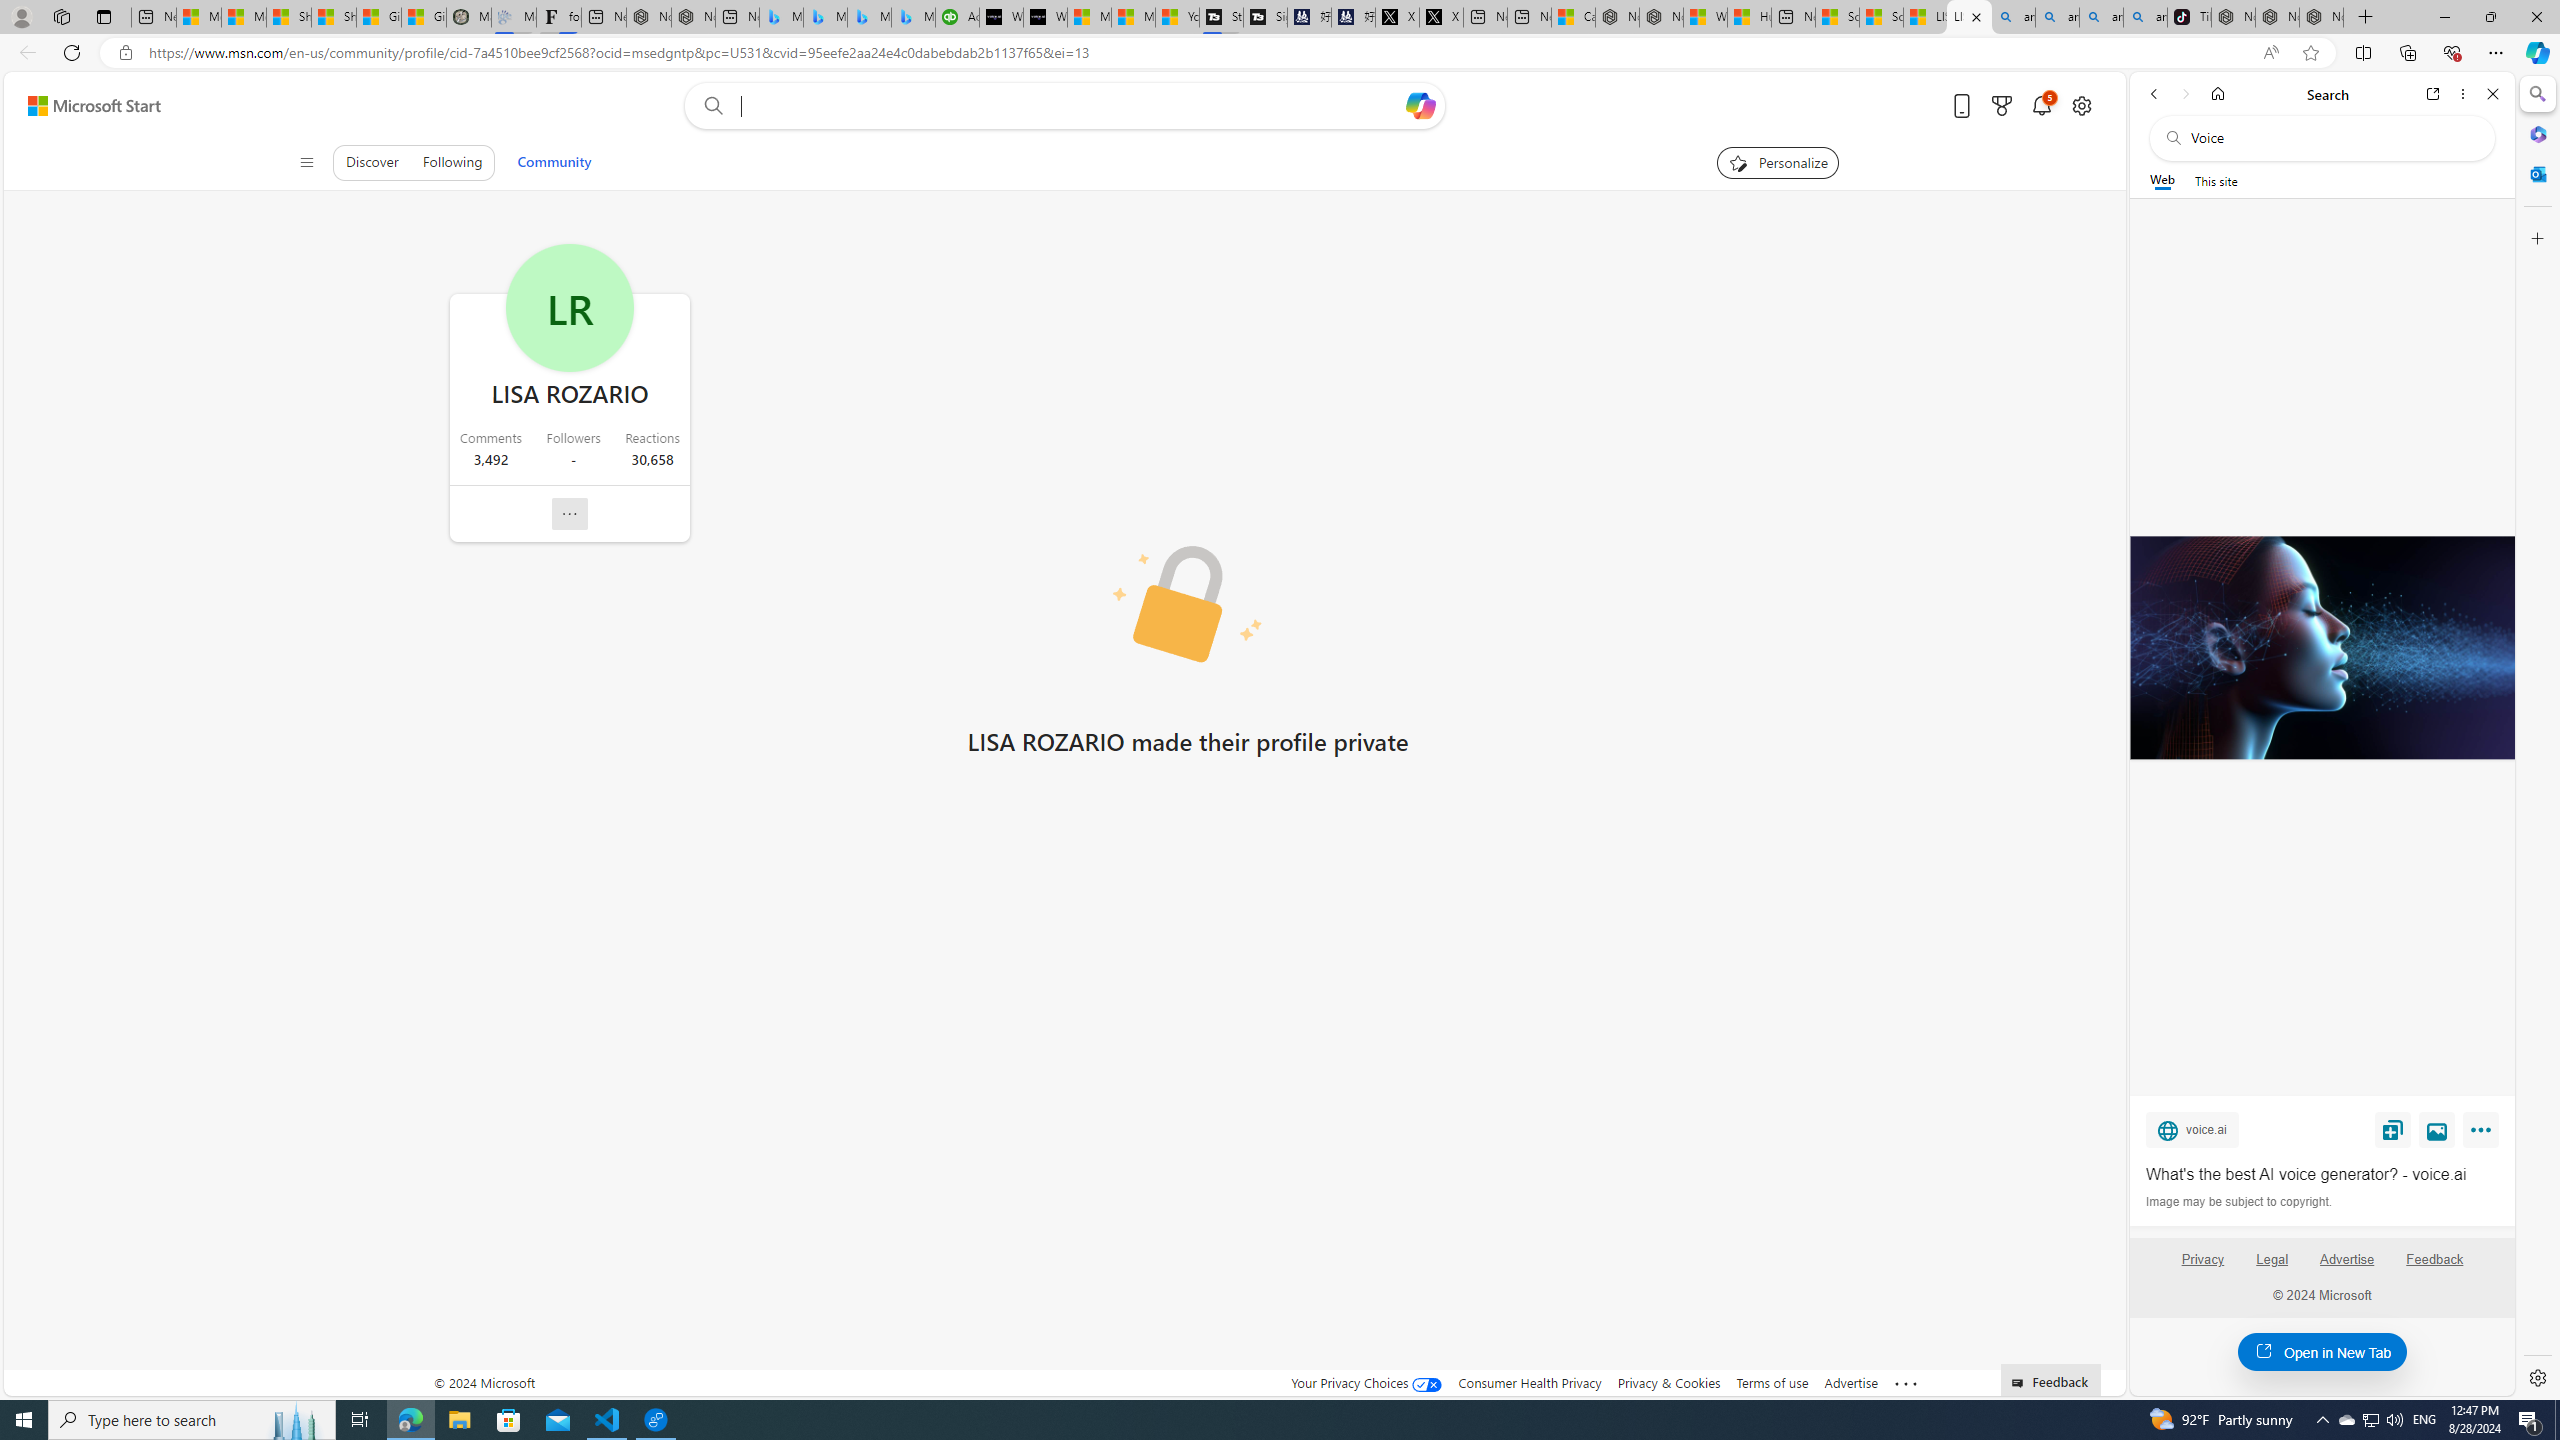 Image resolution: width=2560 pixels, height=1440 pixels. I want to click on 'Legal', so click(2271, 1267).